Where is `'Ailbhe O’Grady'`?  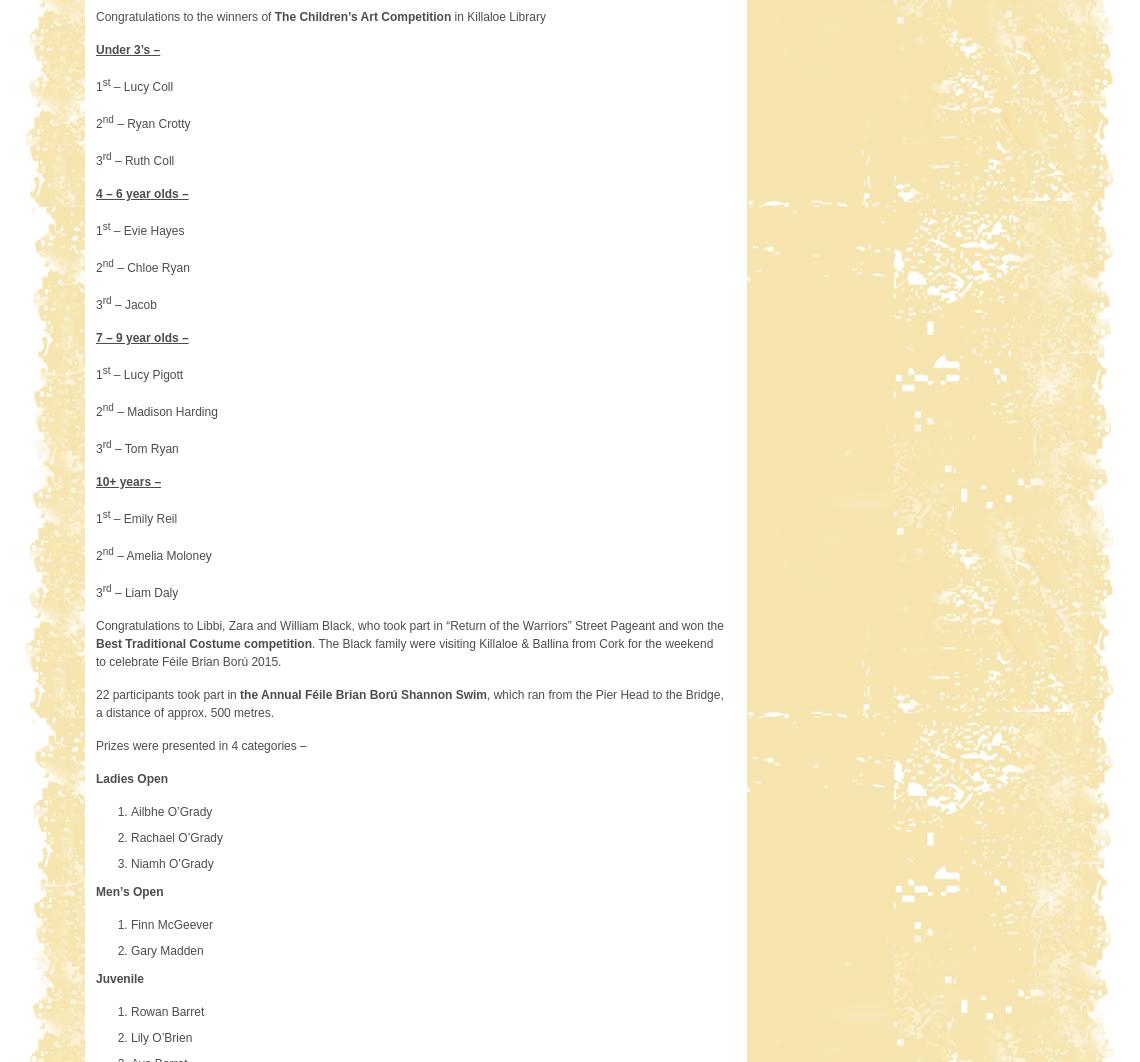
'Ailbhe O’Grady' is located at coordinates (129, 810).